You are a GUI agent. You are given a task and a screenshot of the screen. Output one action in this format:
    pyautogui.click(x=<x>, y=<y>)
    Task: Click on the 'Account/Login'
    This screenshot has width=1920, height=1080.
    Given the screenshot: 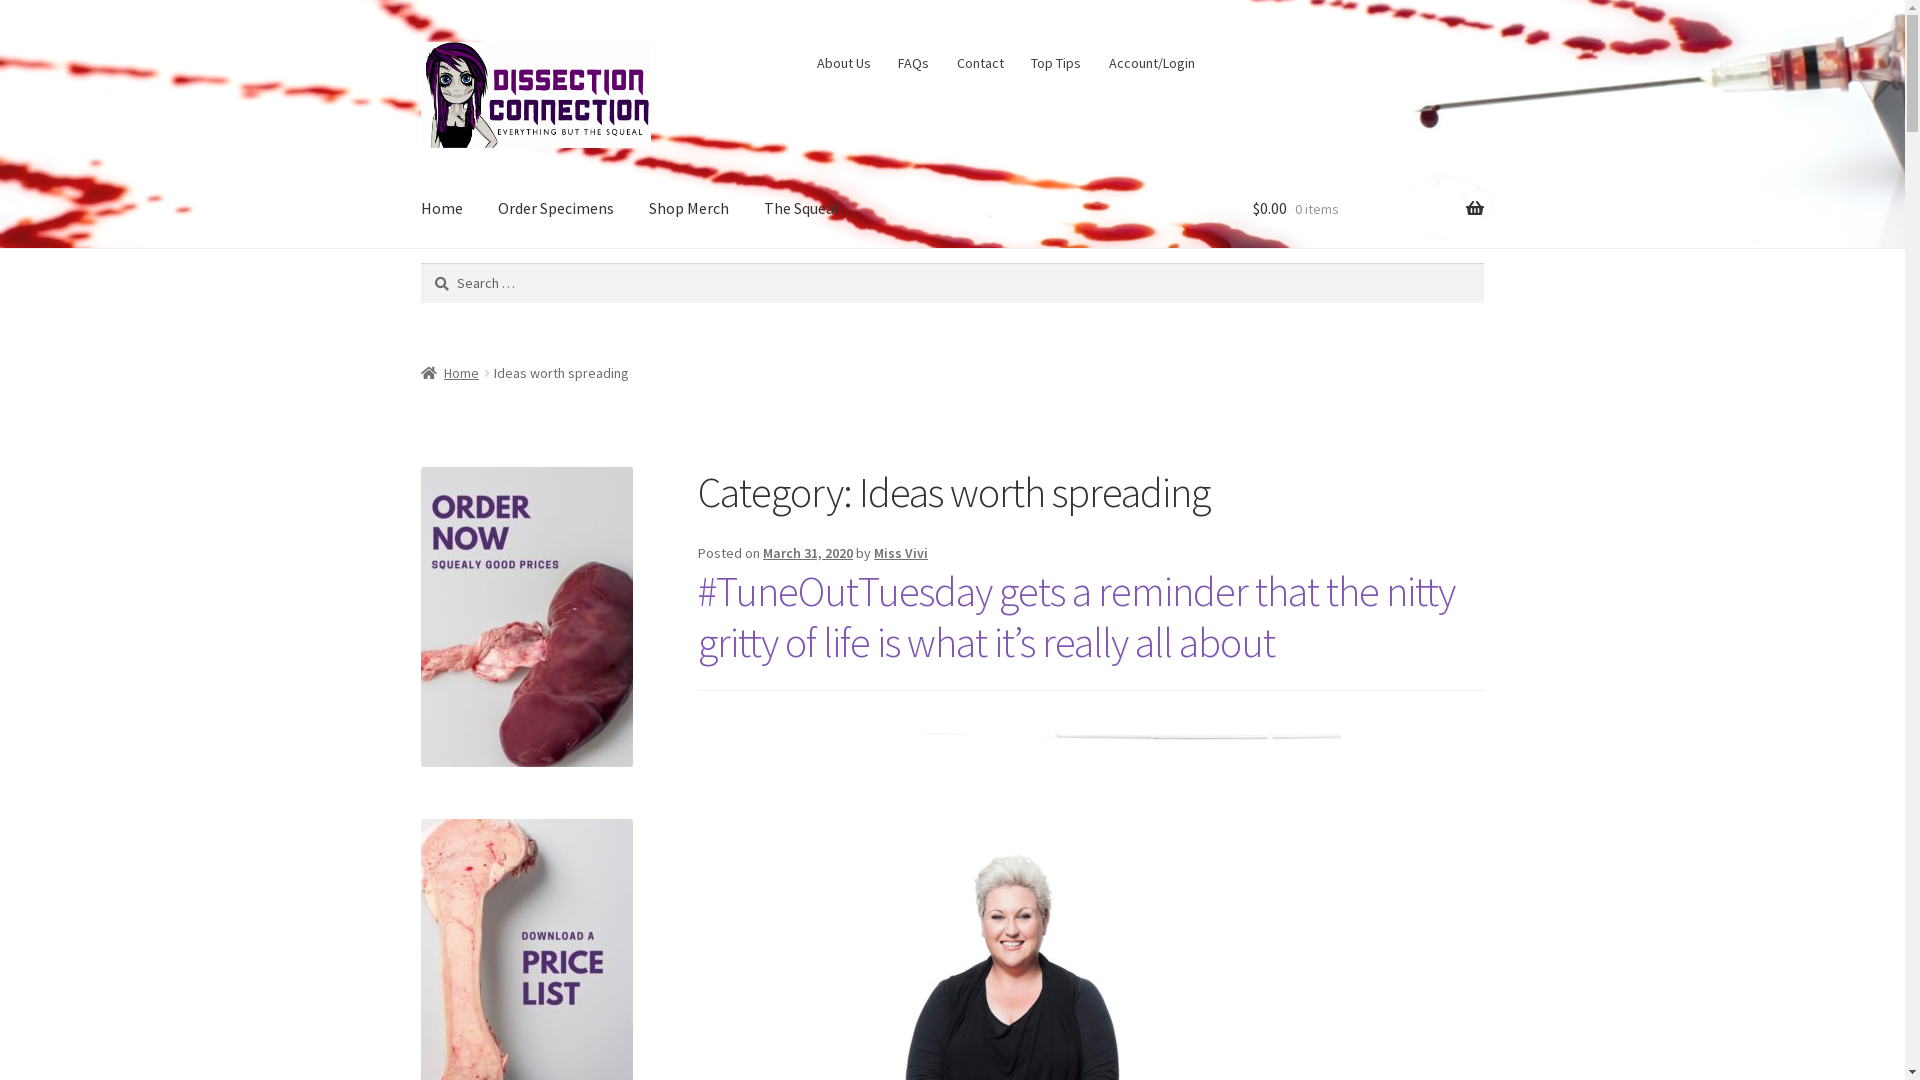 What is the action you would take?
    pyautogui.click(x=1151, y=61)
    